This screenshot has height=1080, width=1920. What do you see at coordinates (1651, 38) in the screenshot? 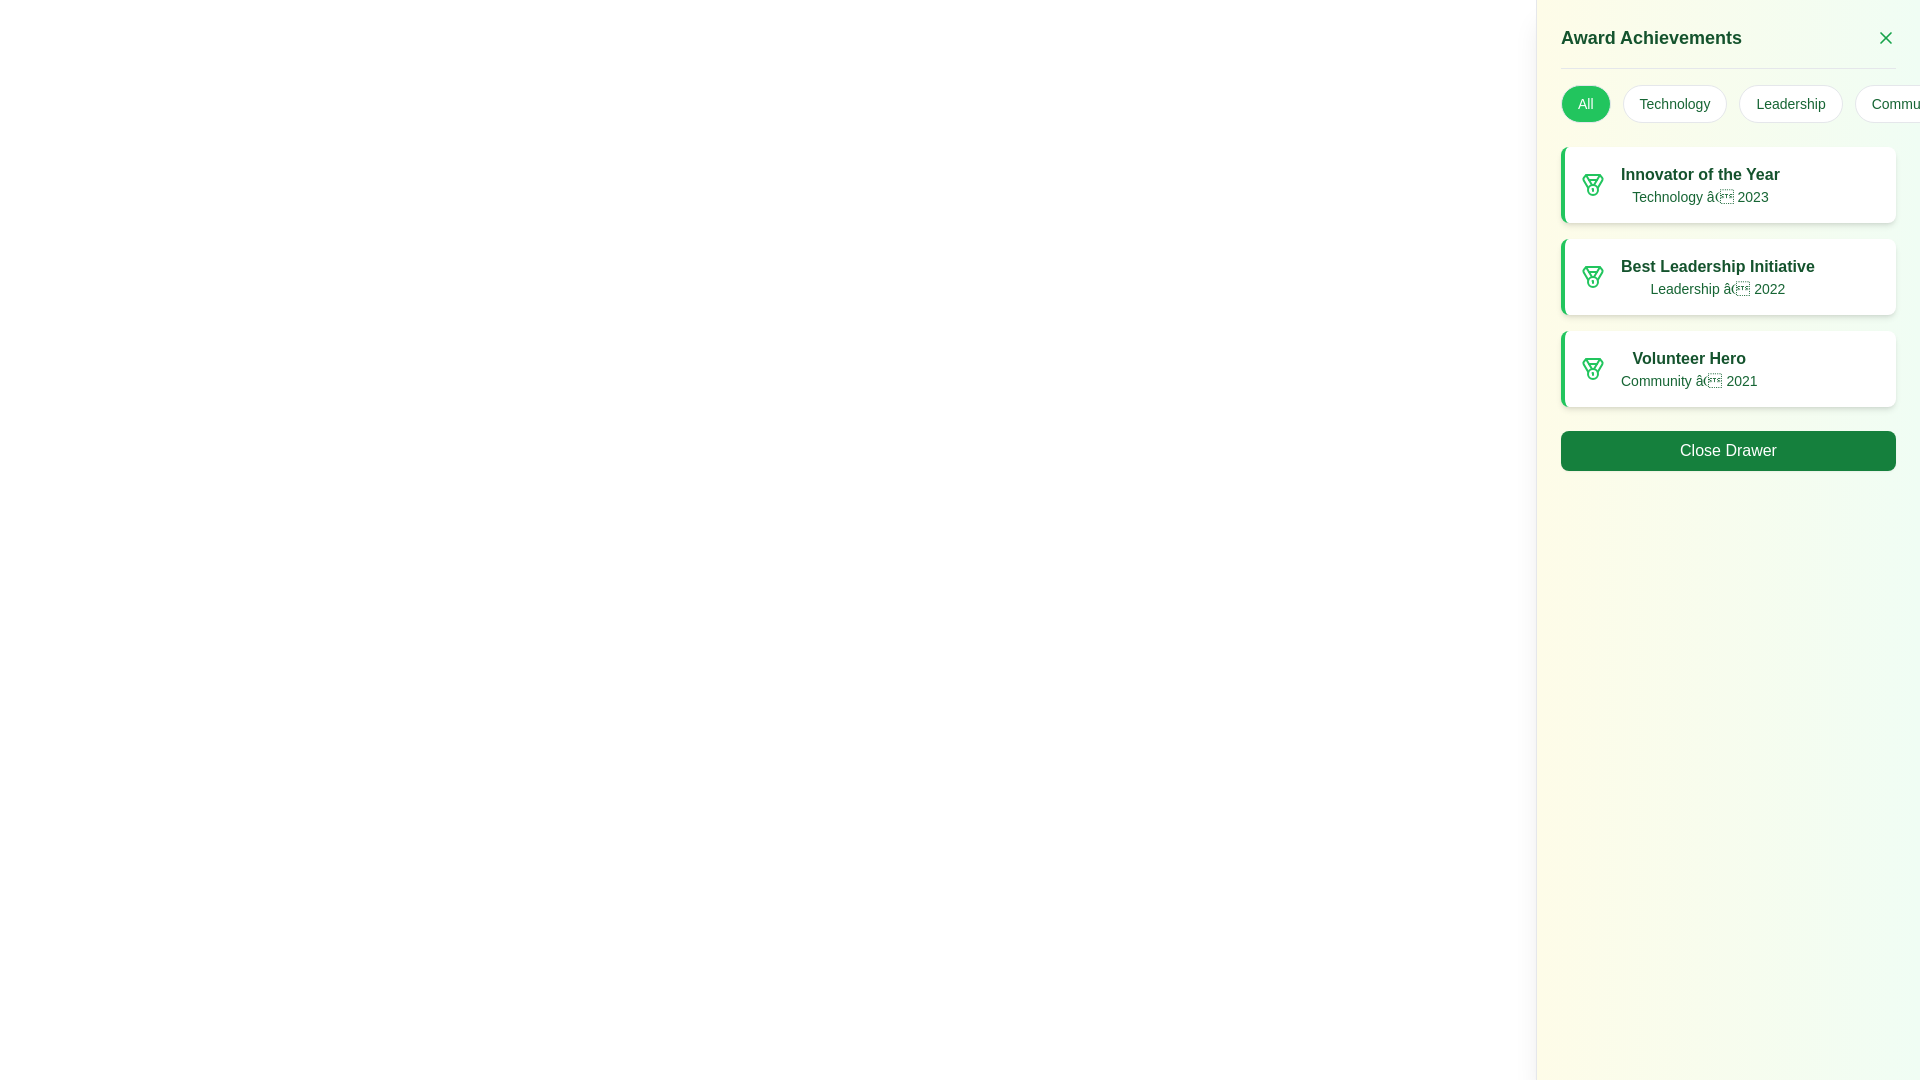
I see `the Text Label that serves as a title for the awards or achievement categories, located at the top-right corner of the interface` at bounding box center [1651, 38].